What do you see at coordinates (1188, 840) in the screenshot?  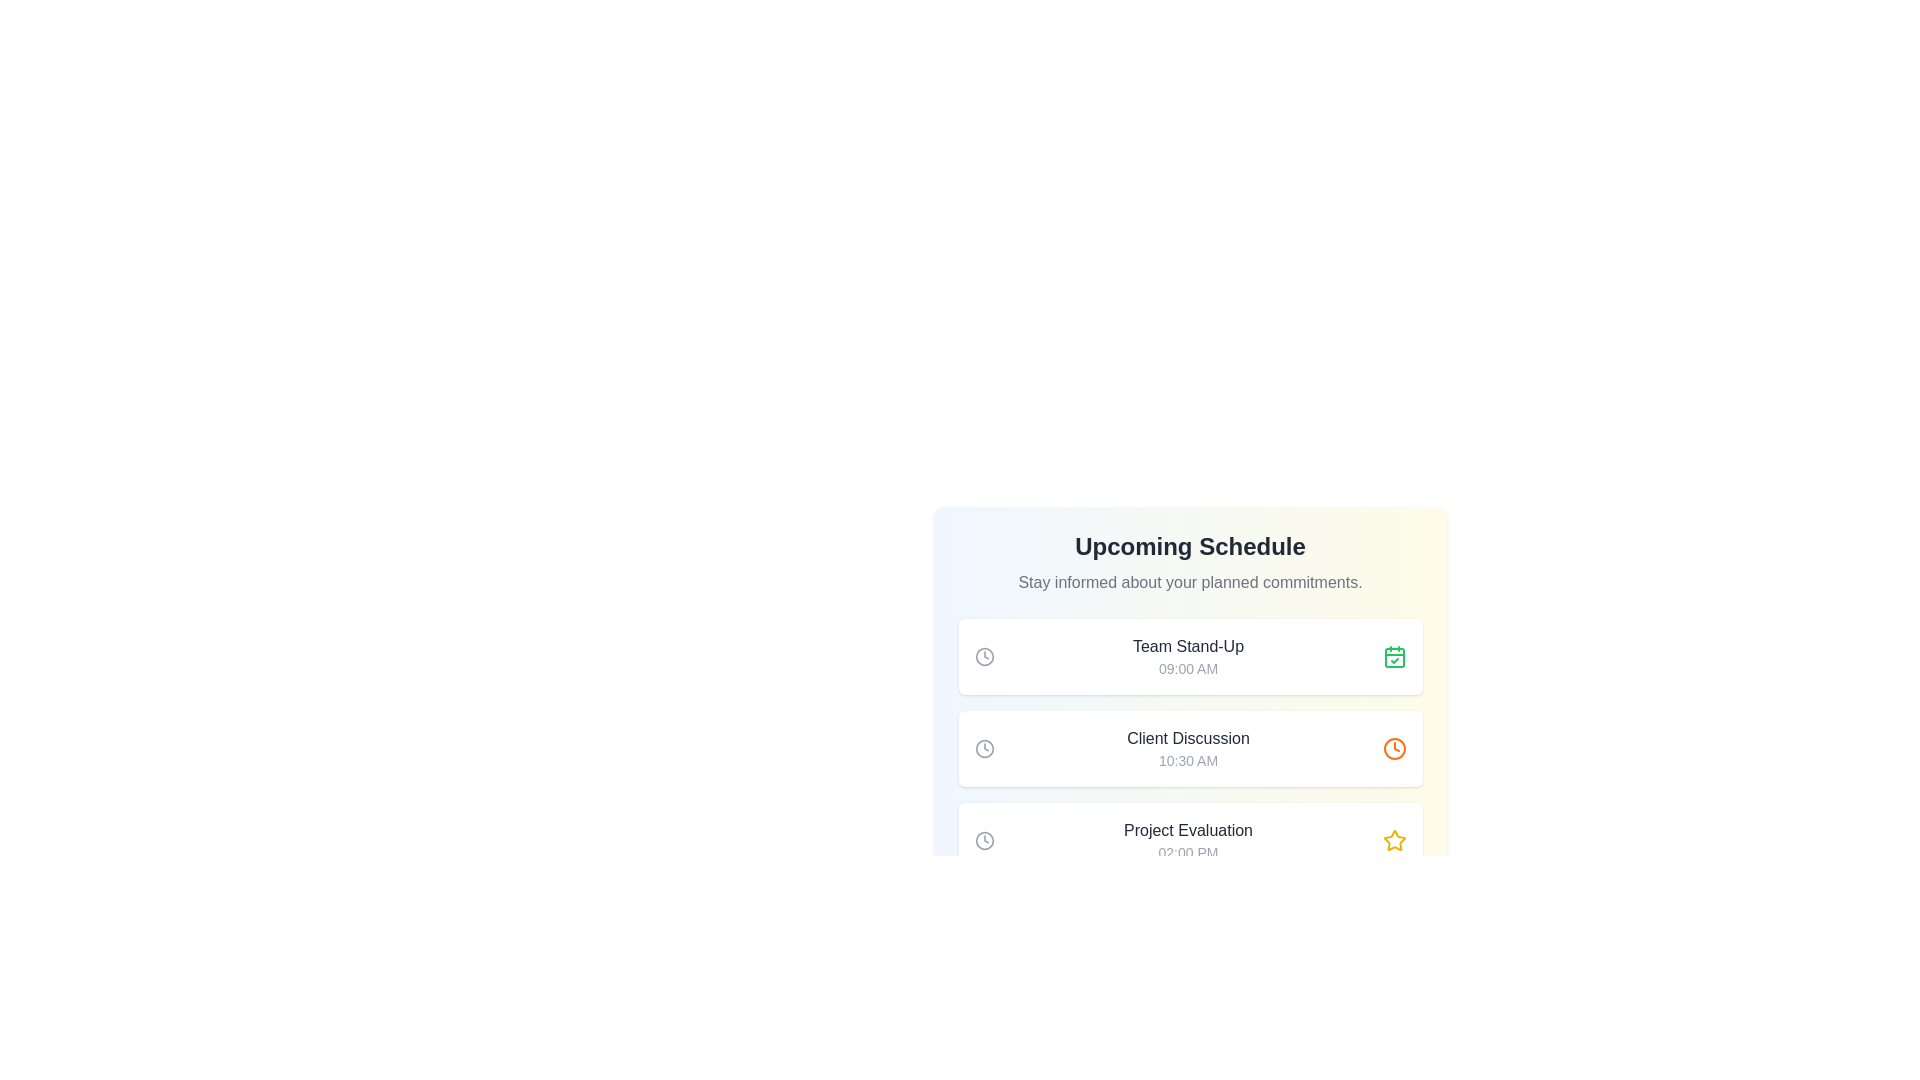 I see `the text display component that shows the title and time of a scheduled event located in the third row of the 'Upcoming Schedule' list, centrally aligned under 'Team Stand-Up' and 'Client Discussion'` at bounding box center [1188, 840].